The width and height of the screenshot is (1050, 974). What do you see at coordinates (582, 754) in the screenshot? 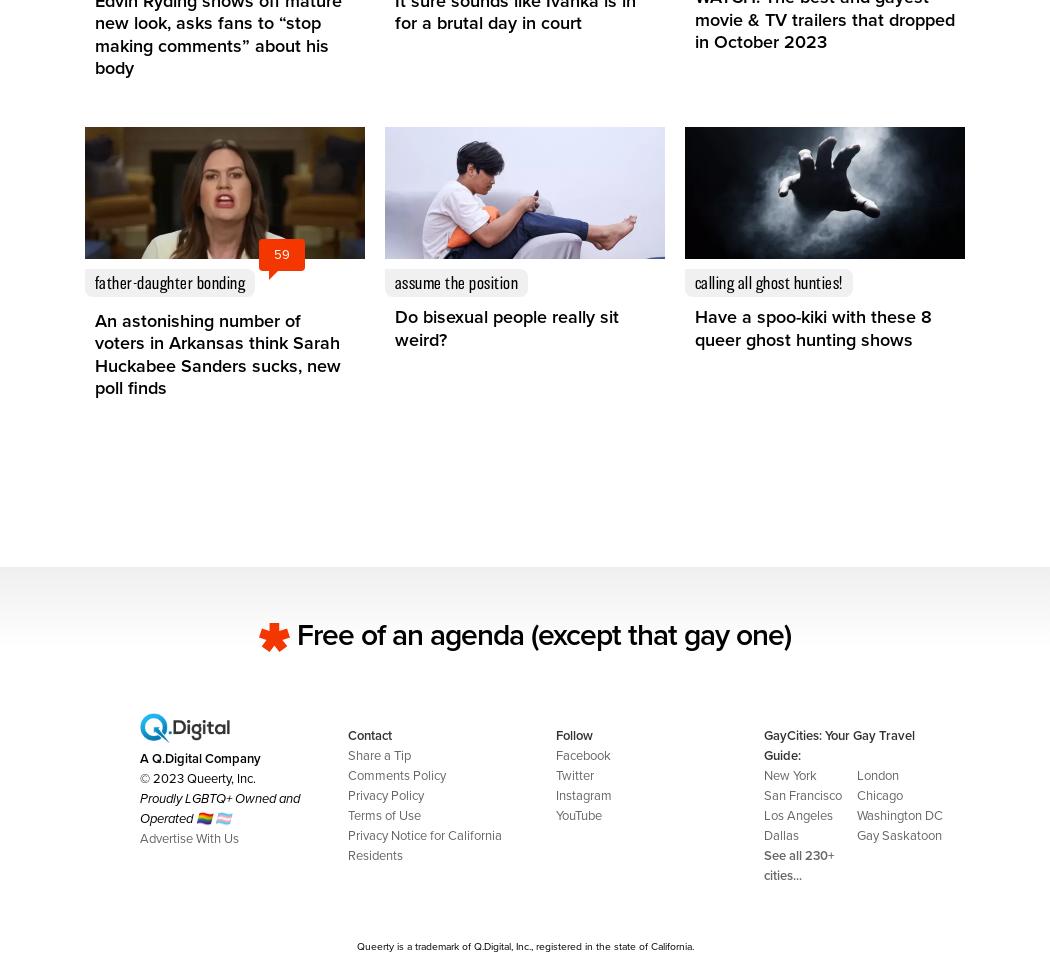
I see `'Facebook'` at bounding box center [582, 754].